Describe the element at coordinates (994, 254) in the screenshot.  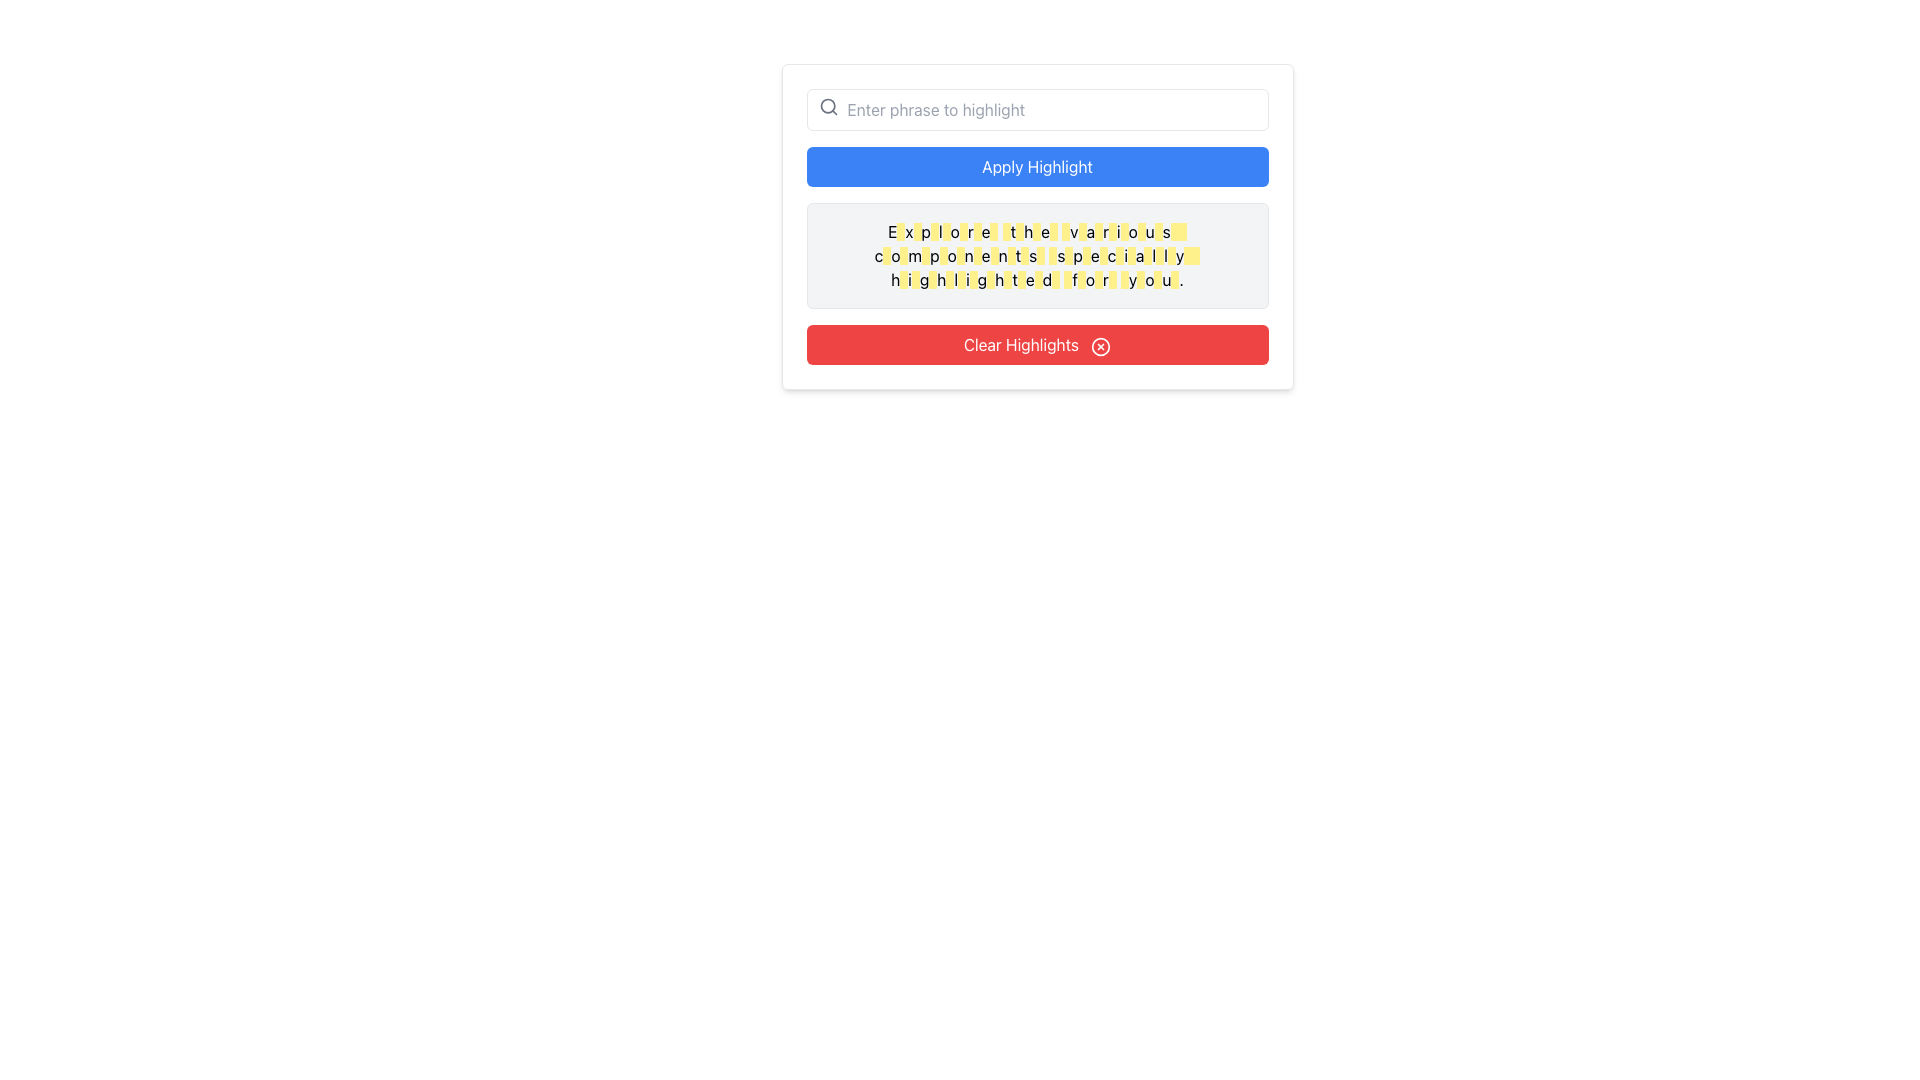
I see `the small yellow-highlighted rectangle, which is the eighth word in the second row of text beneath the blue button labeled 'Apply Highlight.'` at that location.